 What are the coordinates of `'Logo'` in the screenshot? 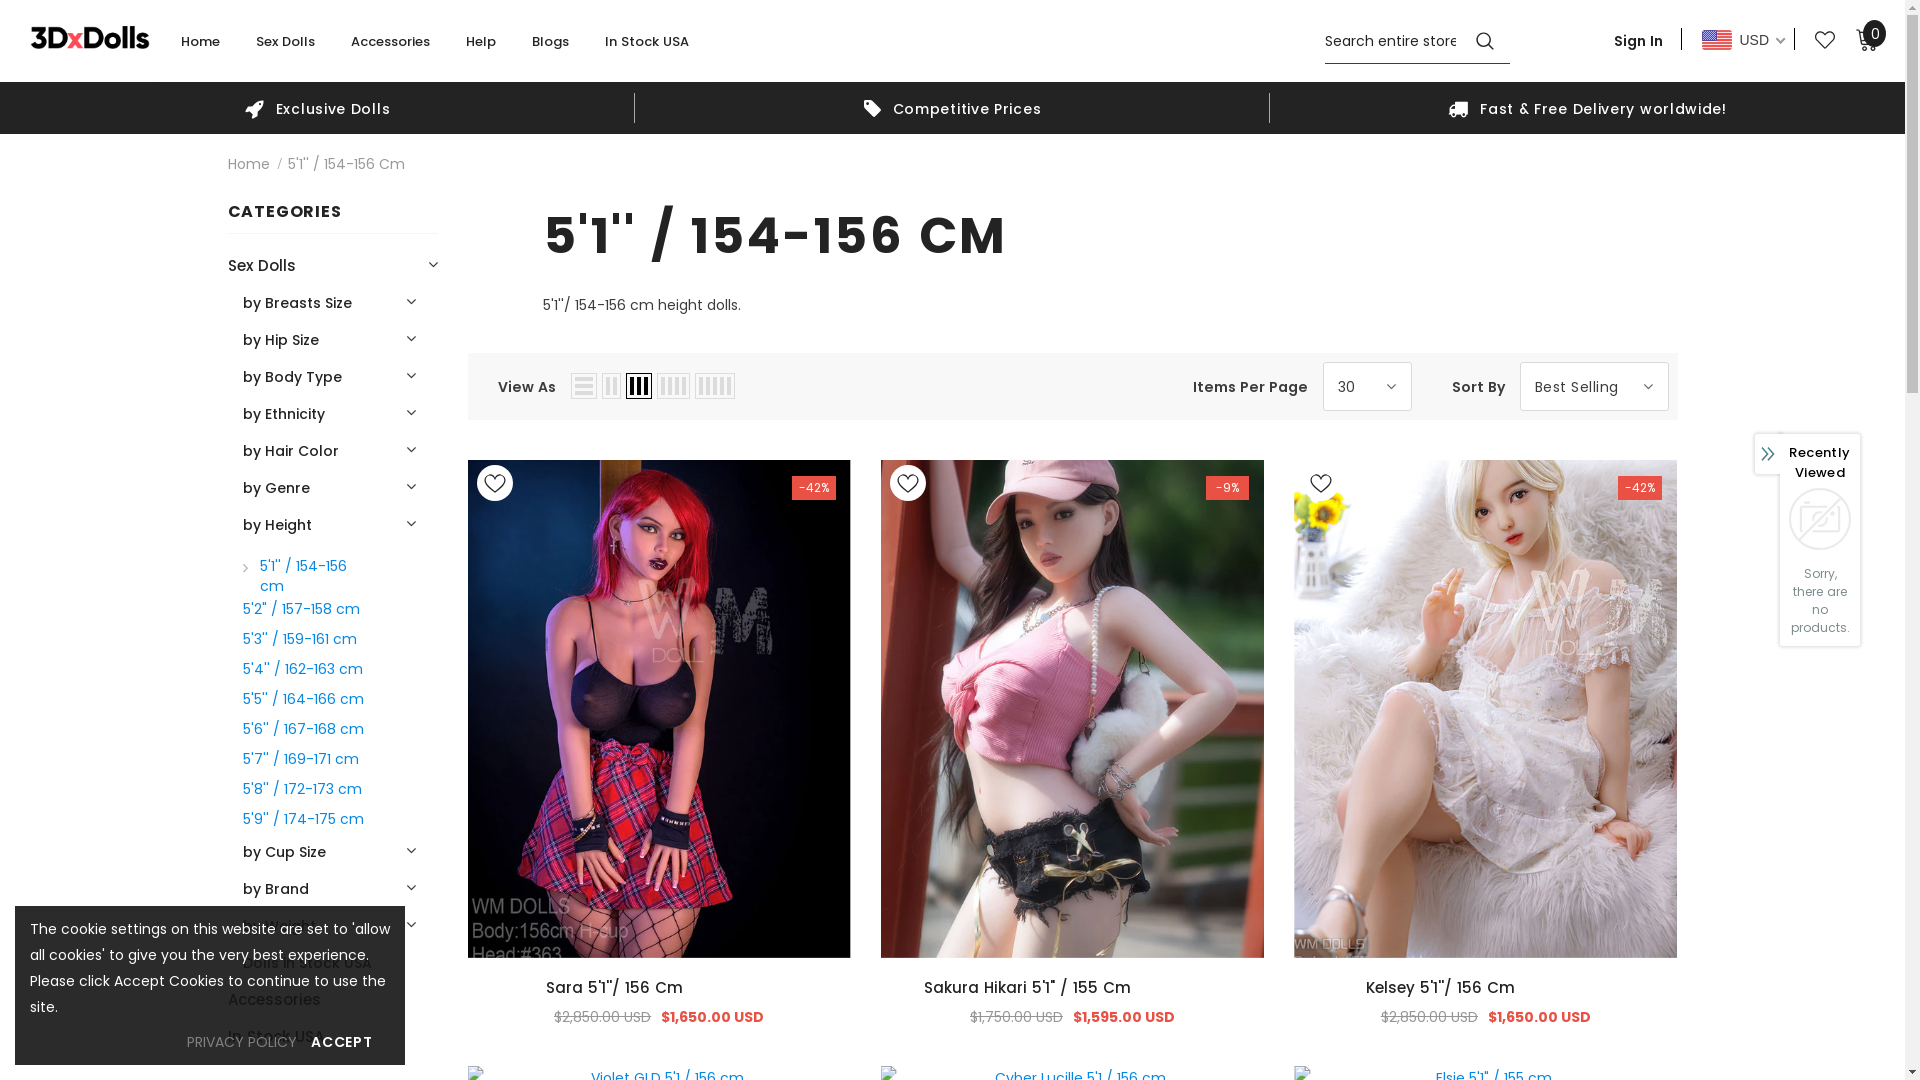 It's located at (89, 36).